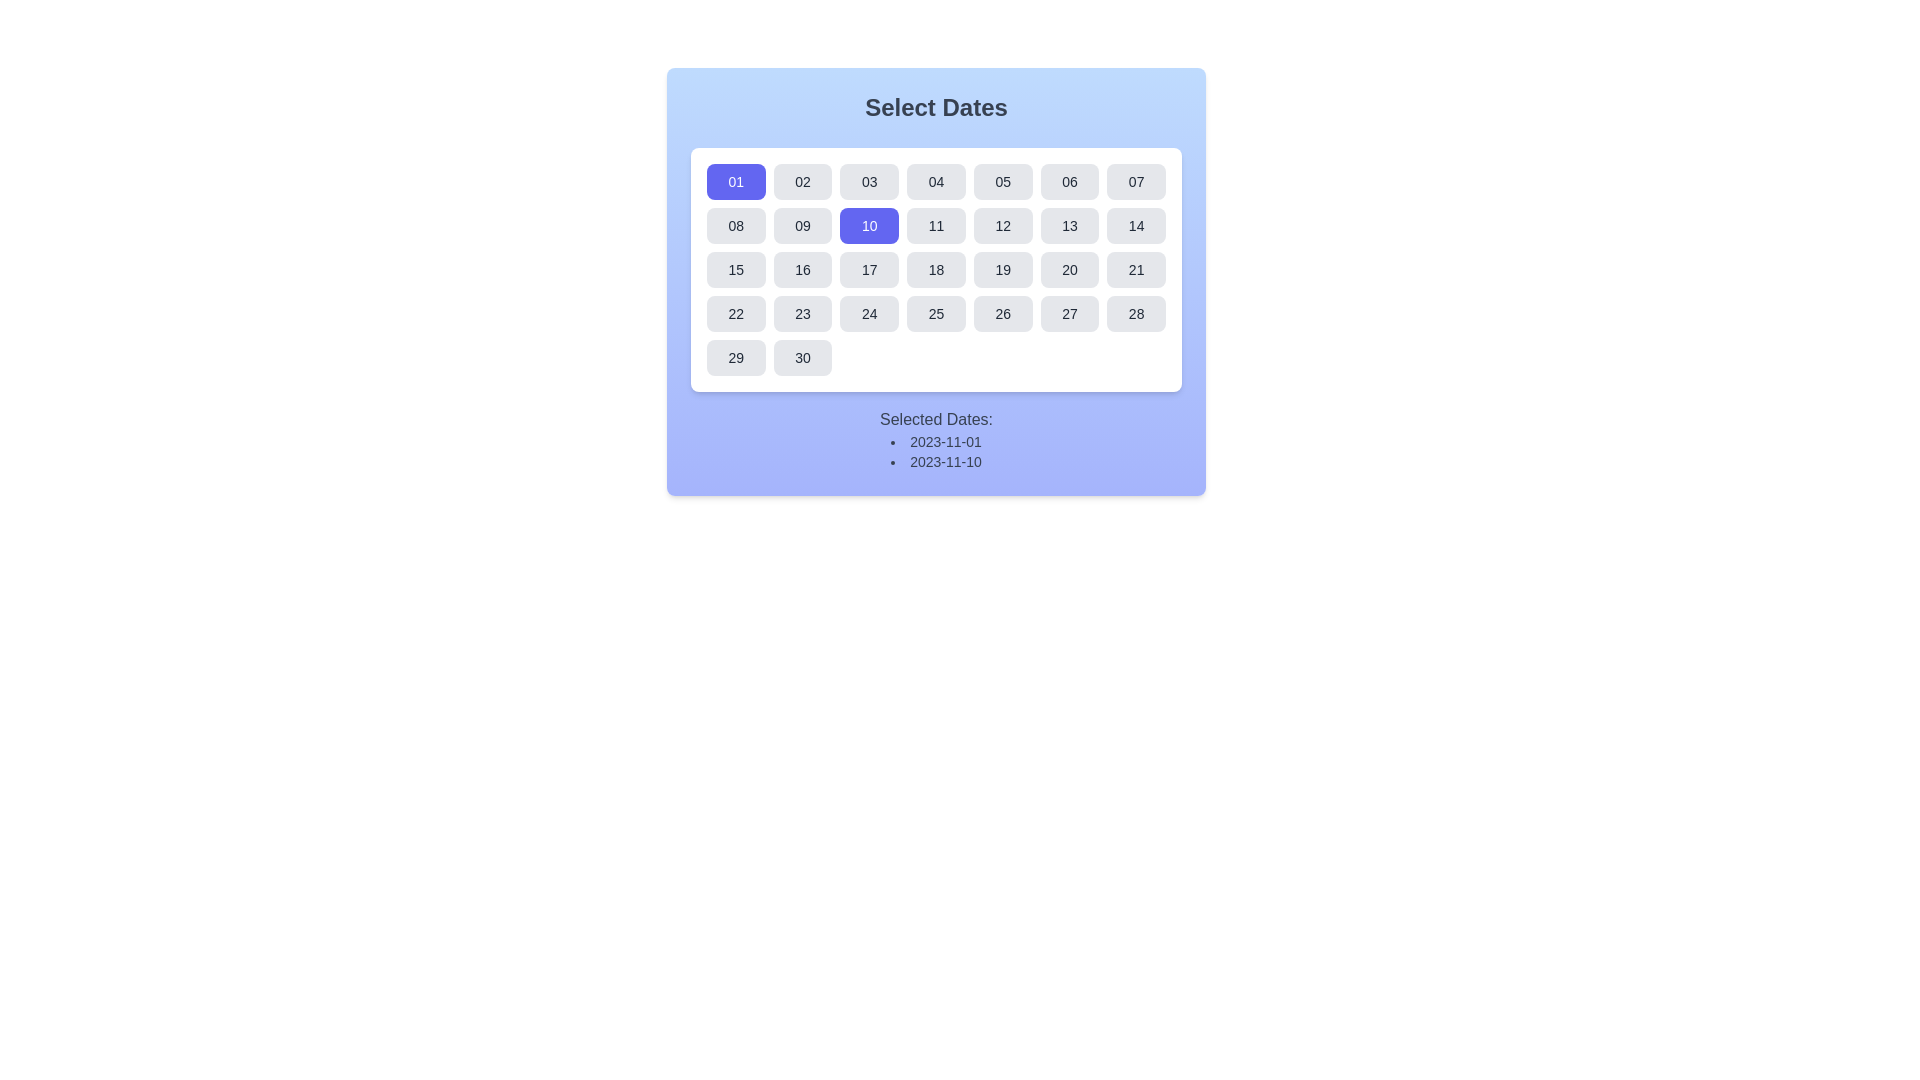 This screenshot has width=1920, height=1080. I want to click on the date selection button for the date '29' located in the 'Select Dates' section, so click(735, 357).